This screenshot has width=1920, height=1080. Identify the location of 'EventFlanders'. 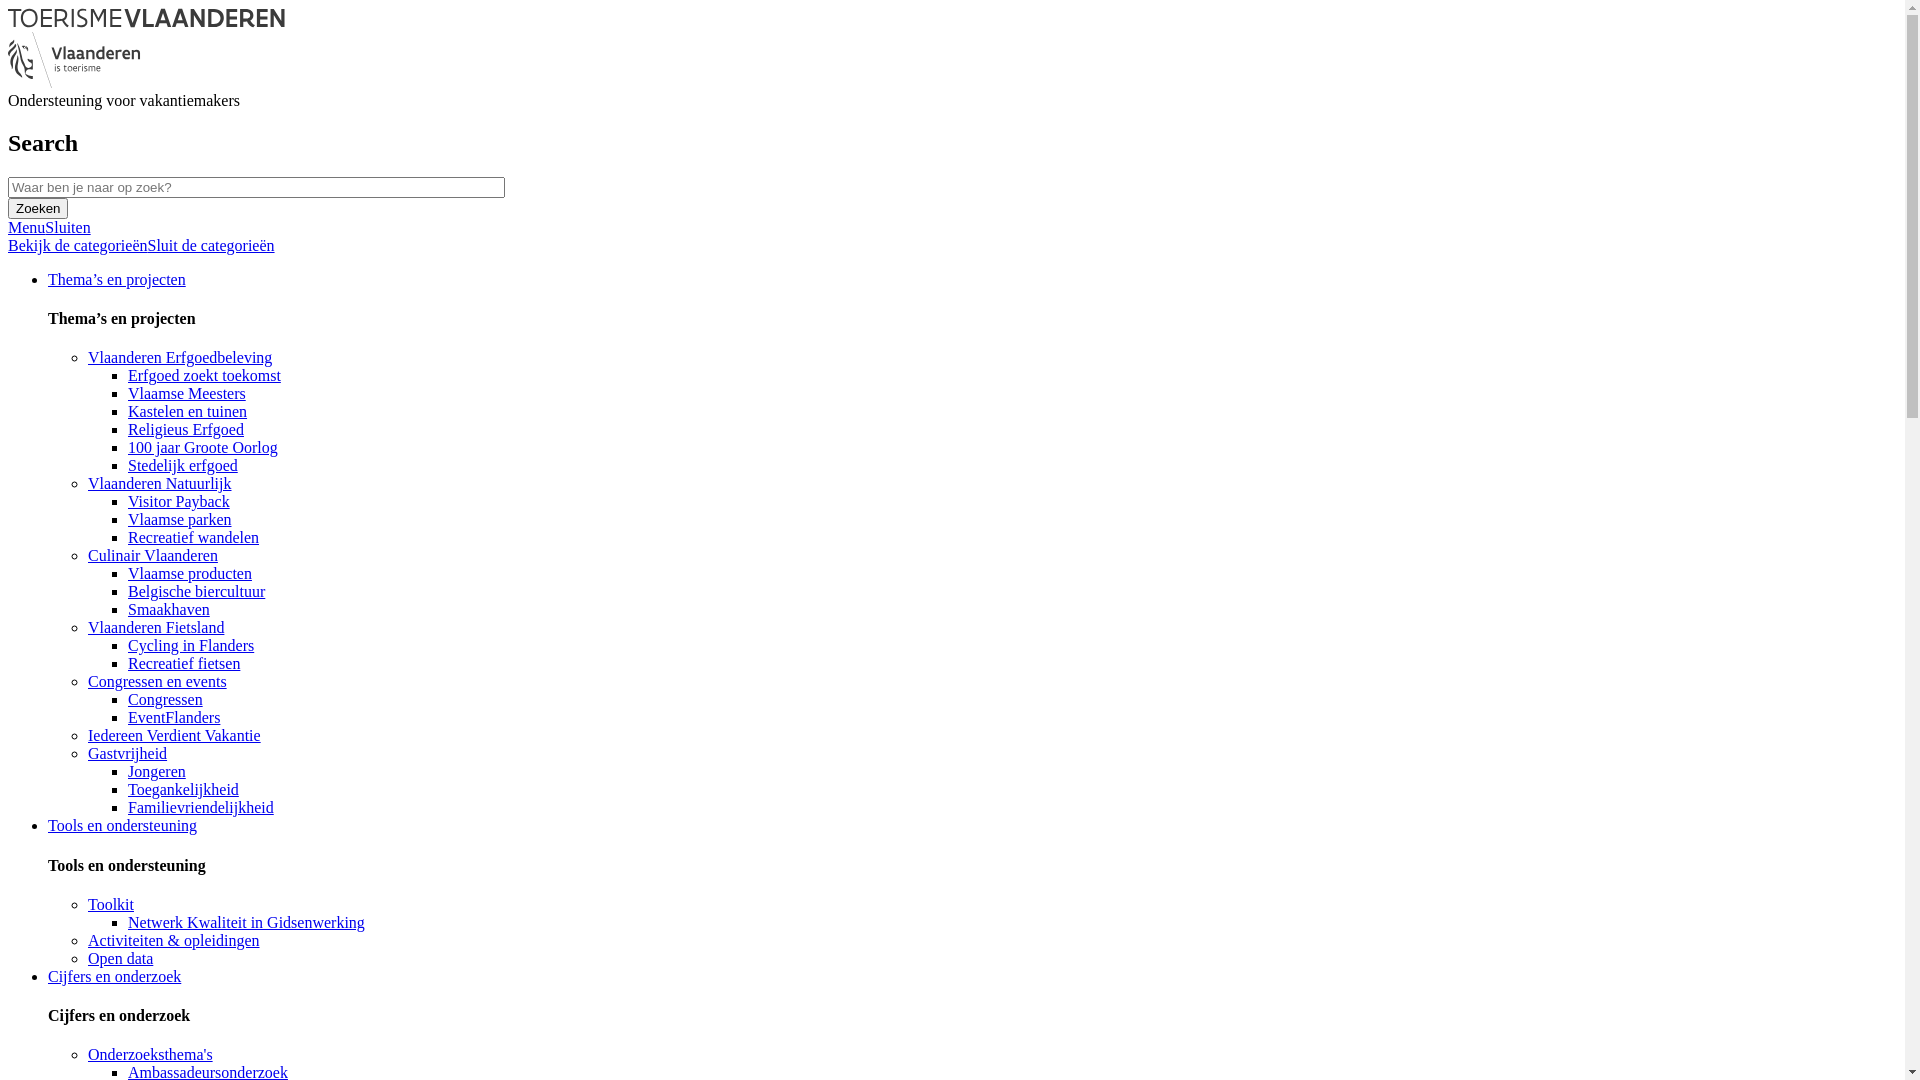
(173, 716).